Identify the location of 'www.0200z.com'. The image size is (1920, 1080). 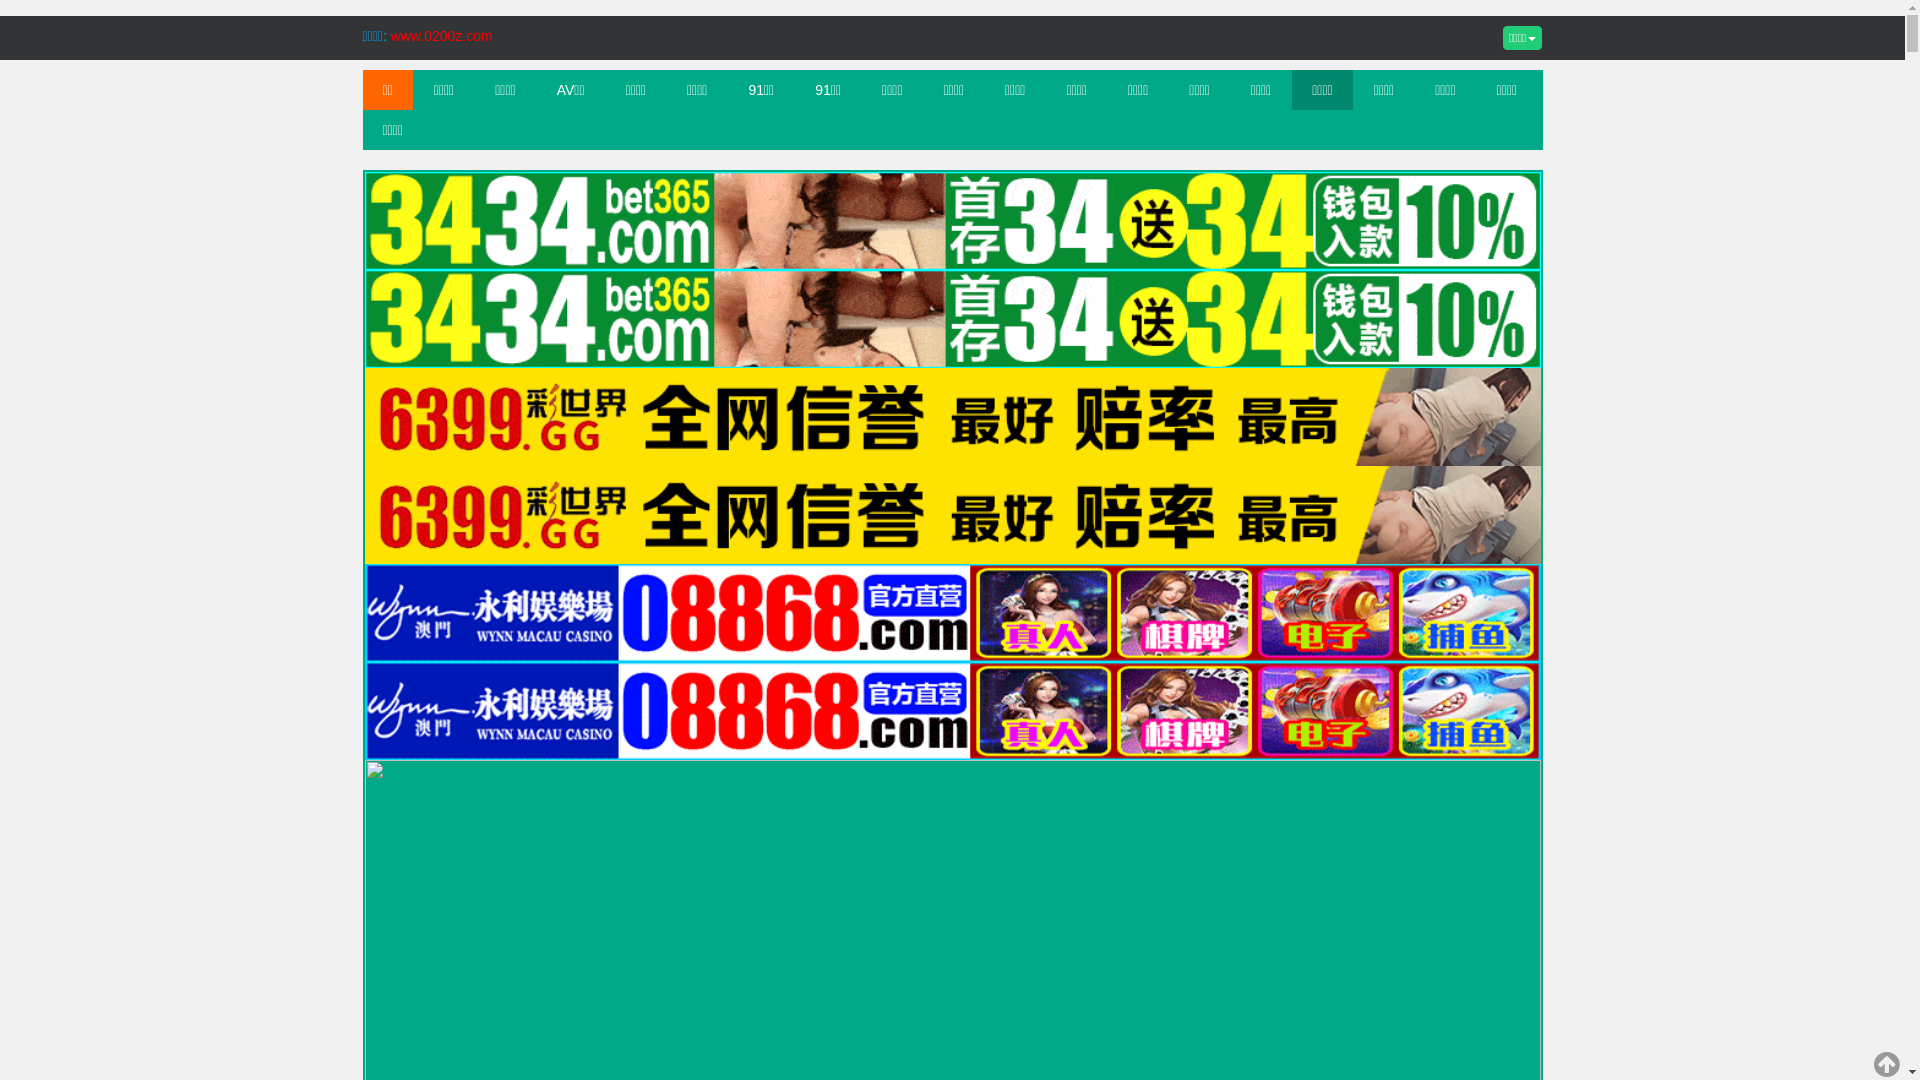
(440, 35).